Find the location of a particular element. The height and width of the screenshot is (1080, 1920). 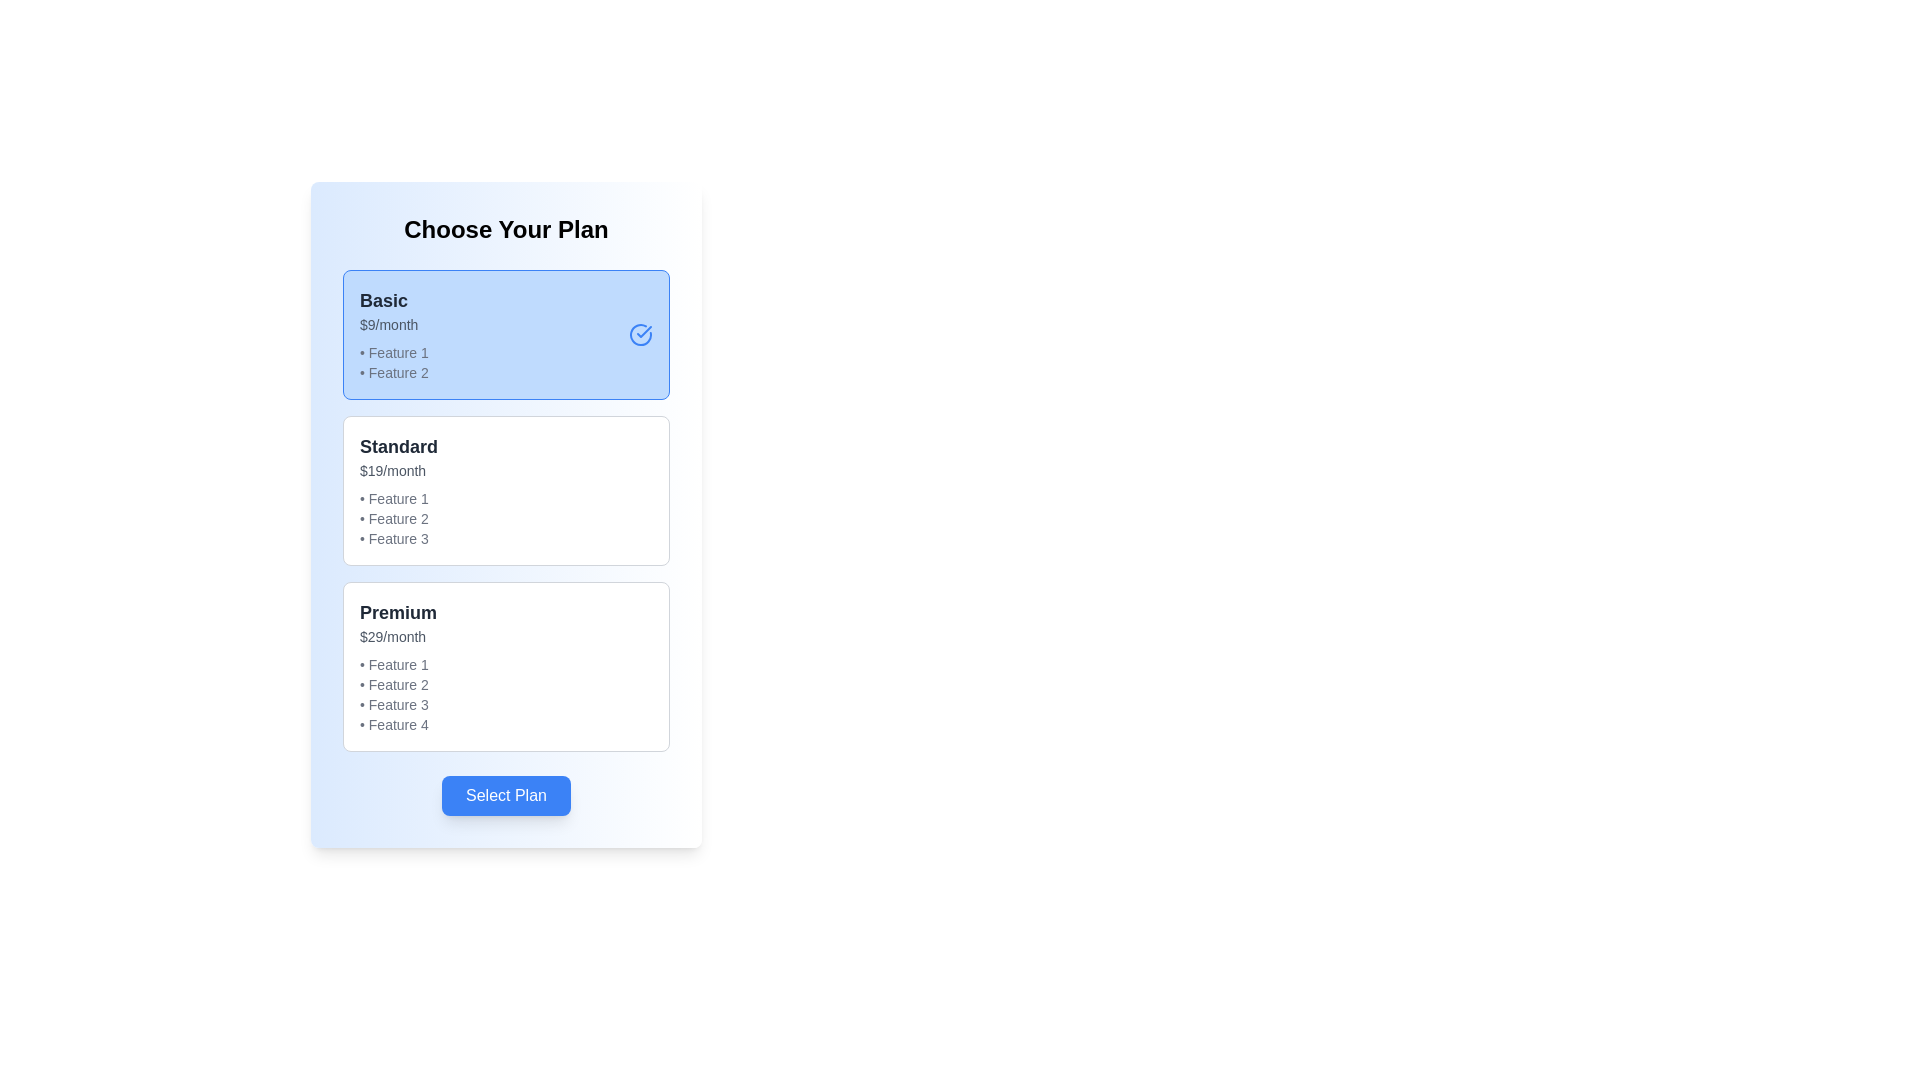

the text item displaying '• Feature 2', which is the second item in the list of features for the 'Premium' plan, styled in a small light gray font is located at coordinates (398, 684).